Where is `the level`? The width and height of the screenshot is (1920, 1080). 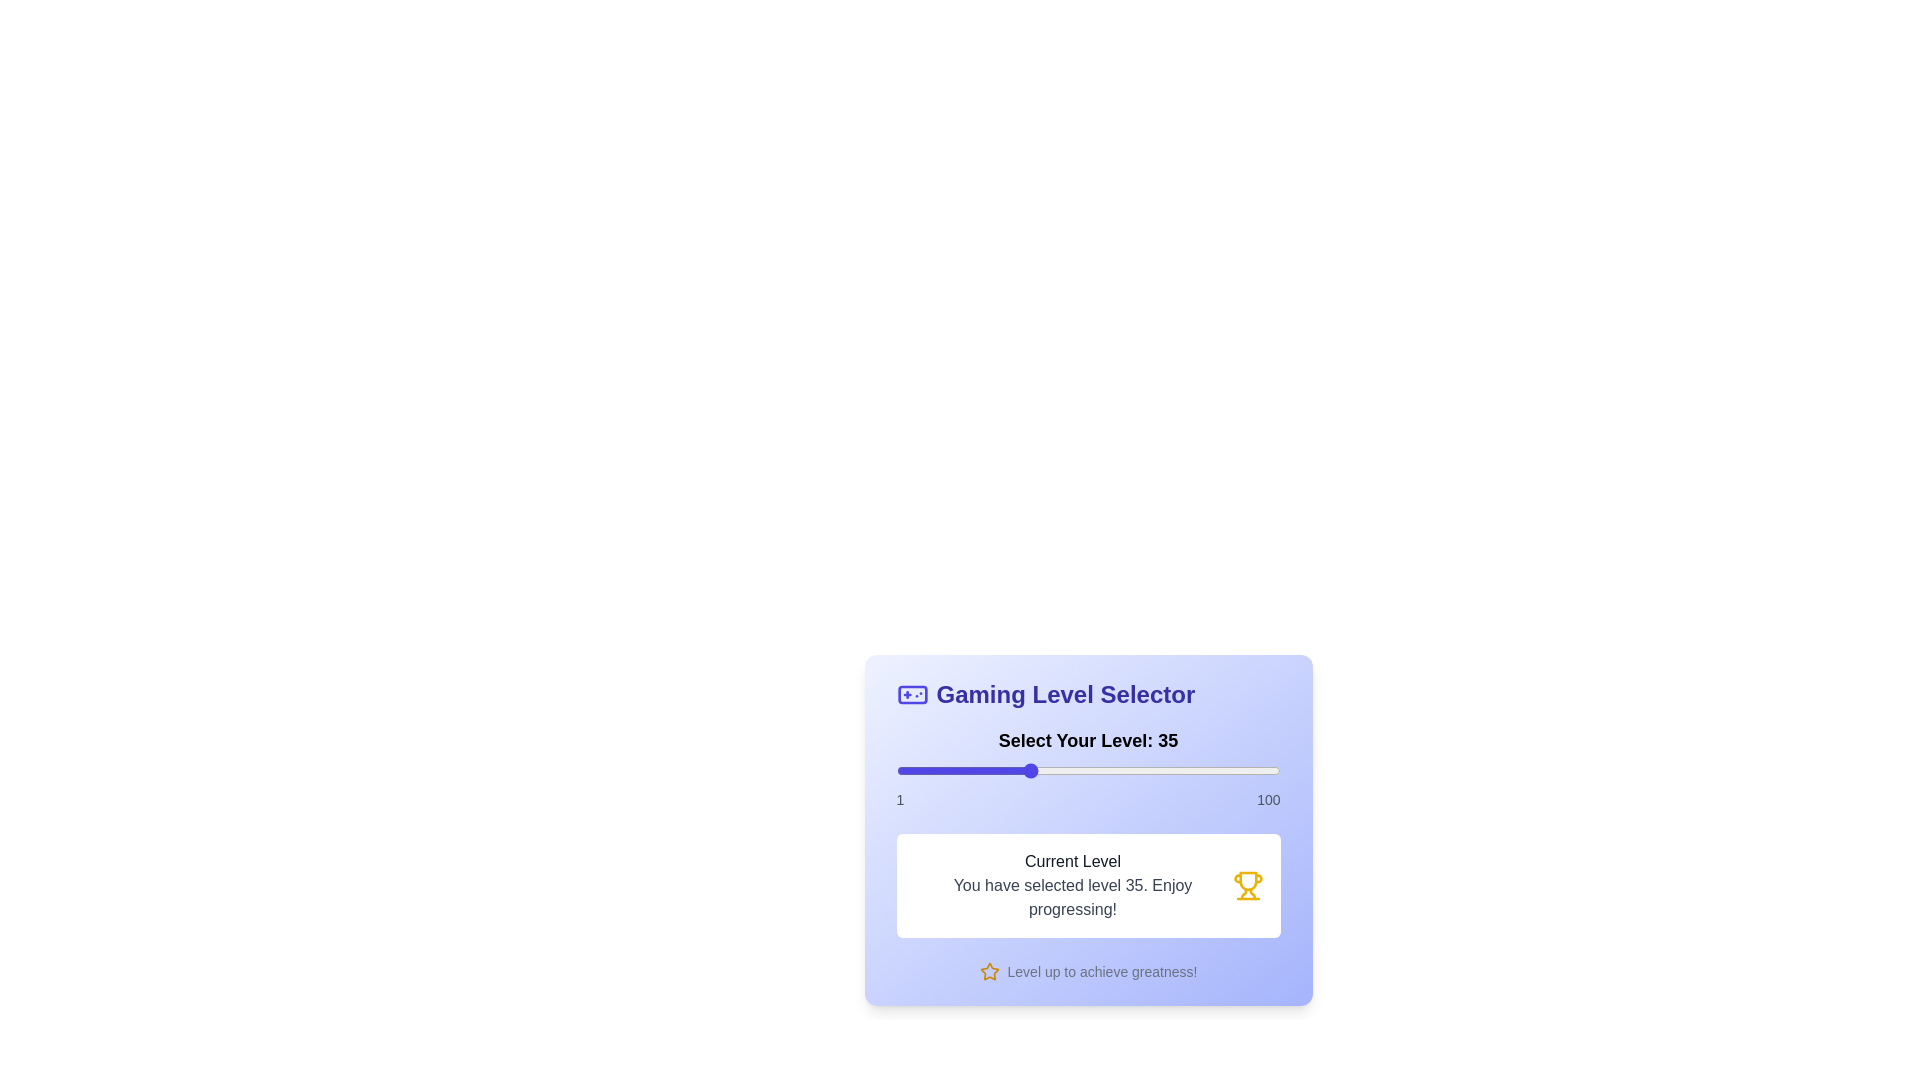
the level is located at coordinates (1240, 770).